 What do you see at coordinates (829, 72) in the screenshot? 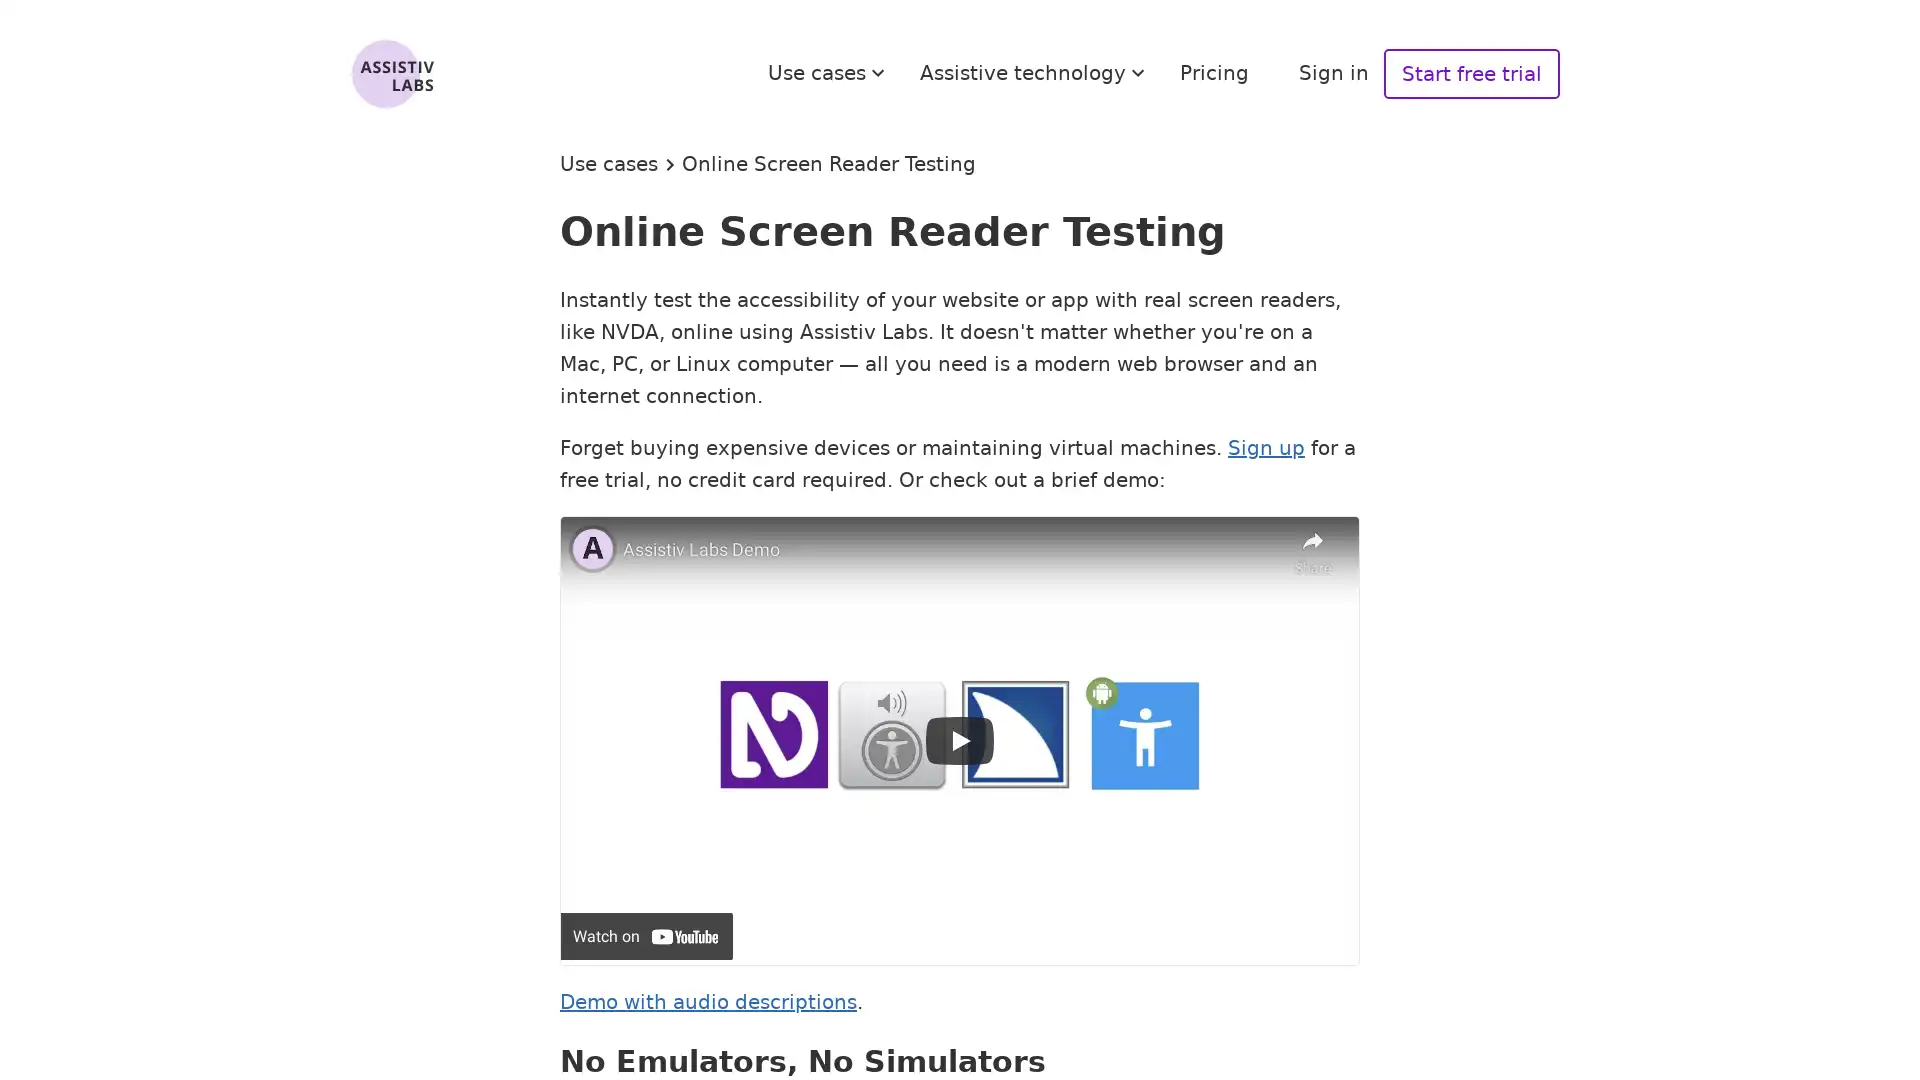
I see `Use cases` at bounding box center [829, 72].